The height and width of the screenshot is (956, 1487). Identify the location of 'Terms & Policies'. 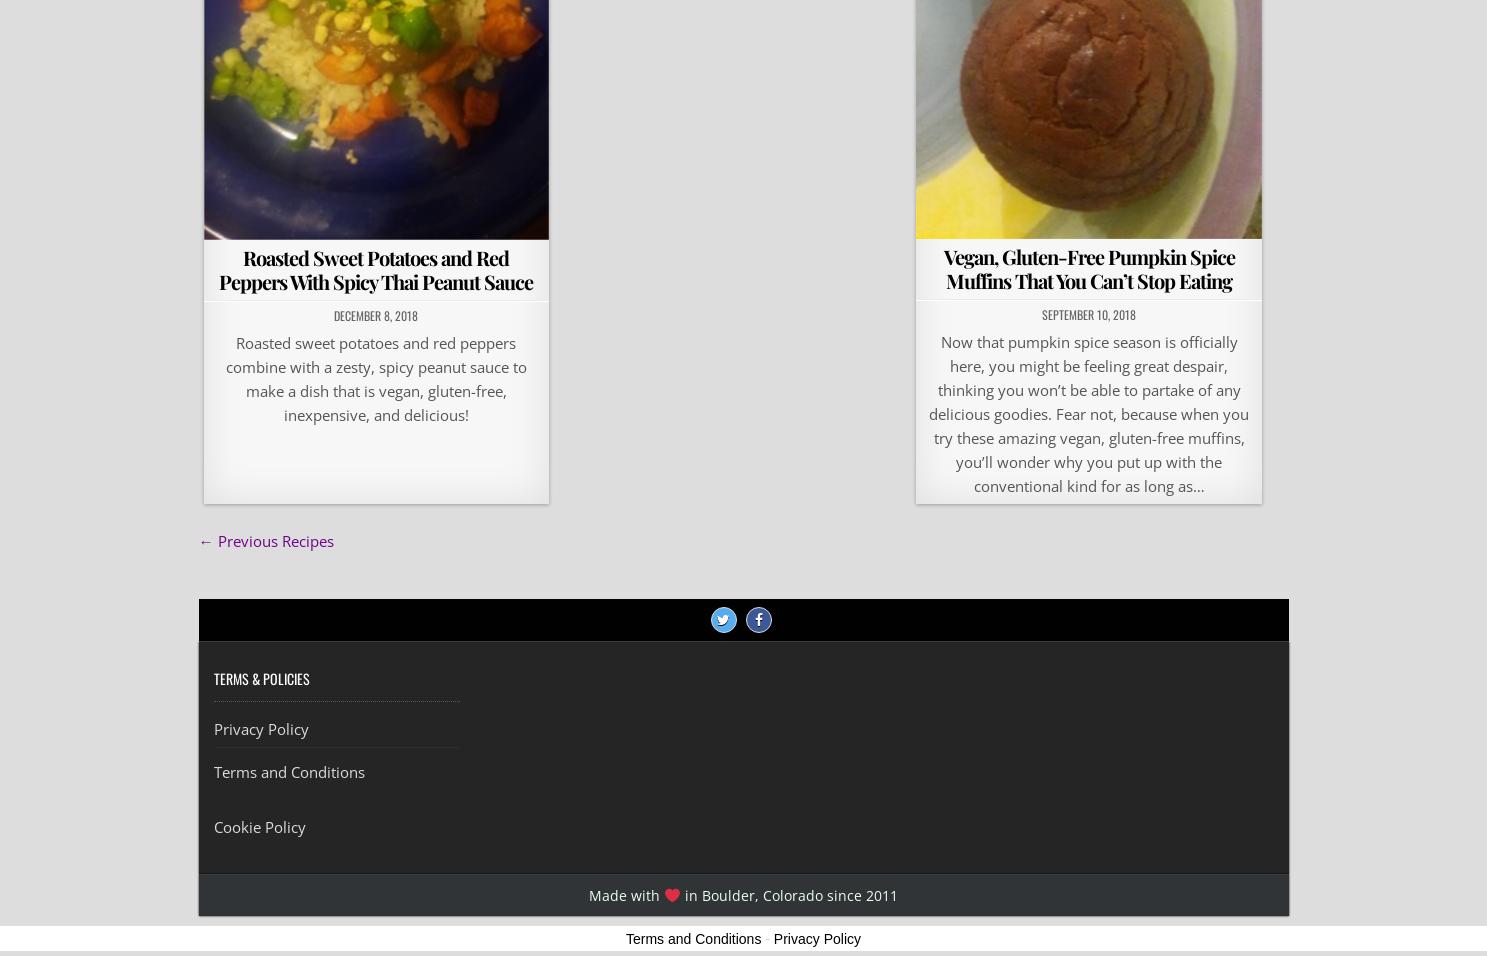
(260, 678).